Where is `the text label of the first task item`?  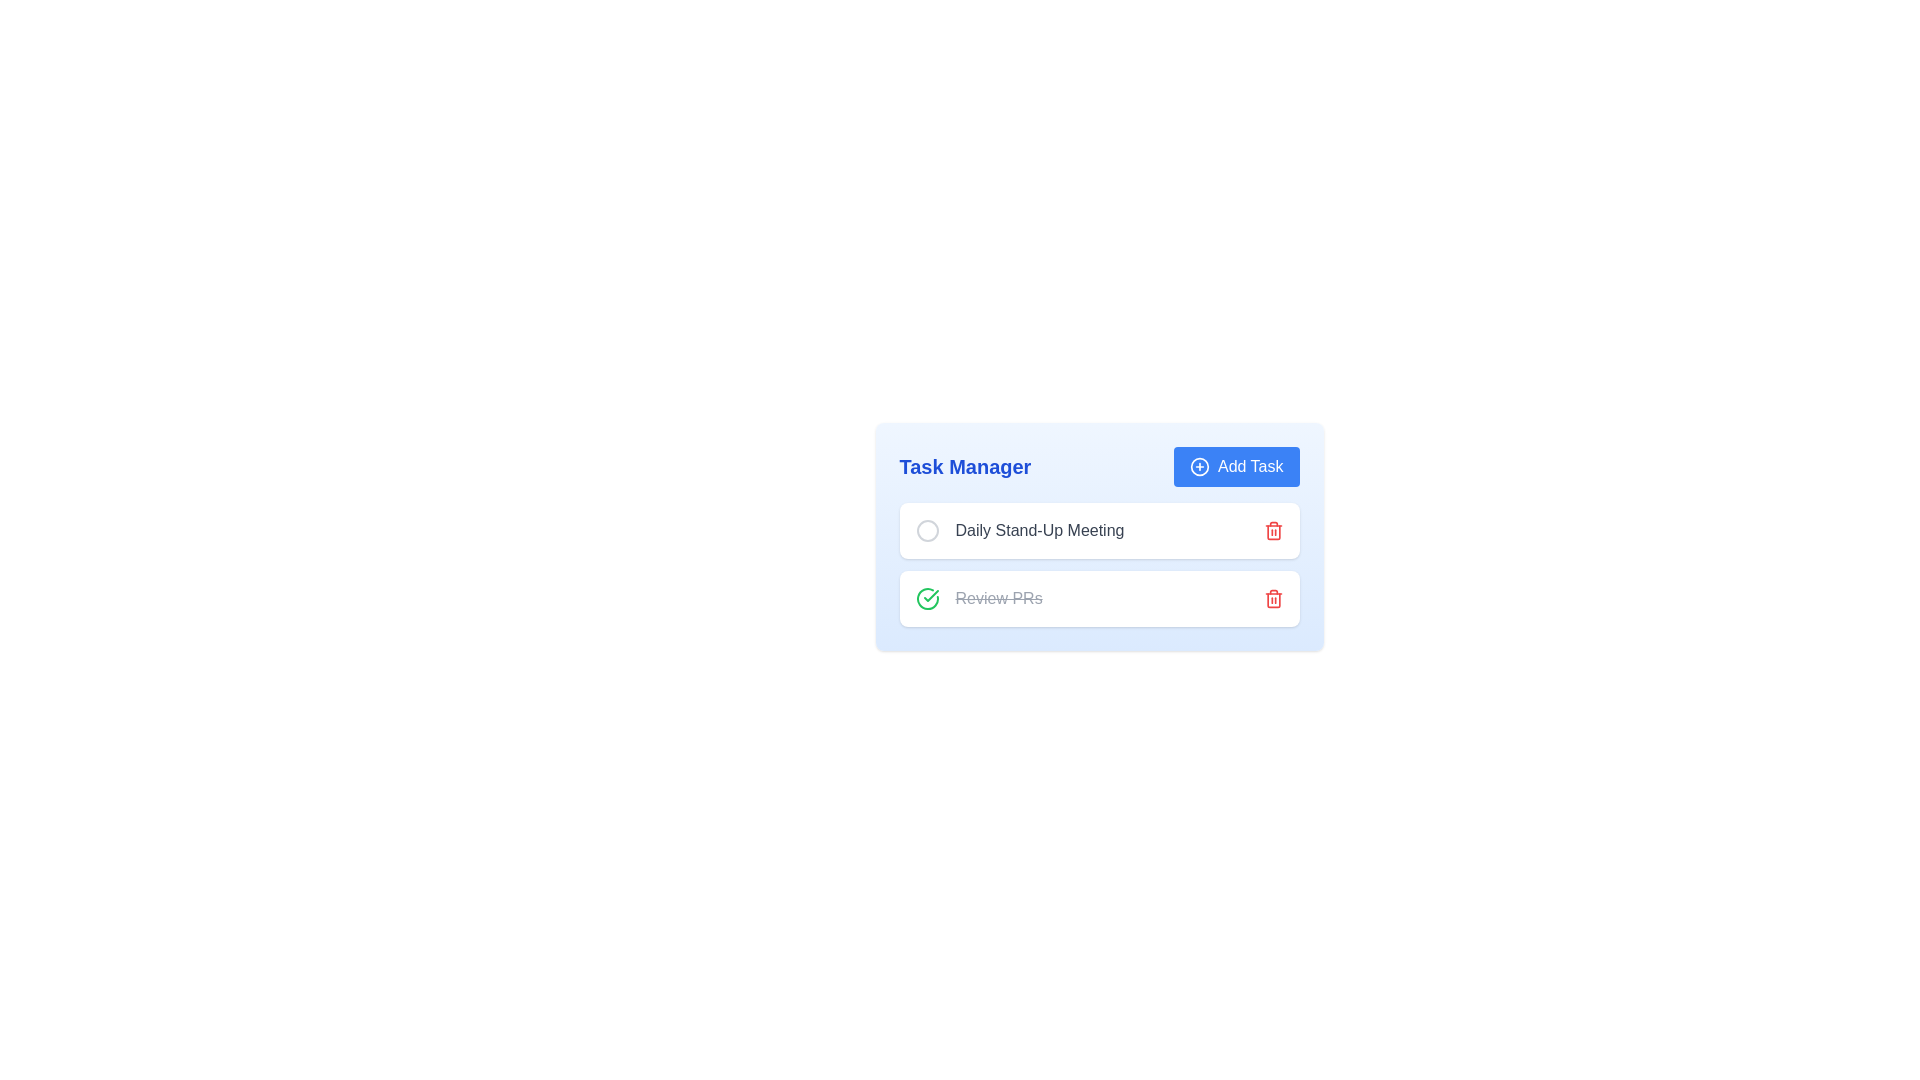 the text label of the first task item is located at coordinates (1098, 530).